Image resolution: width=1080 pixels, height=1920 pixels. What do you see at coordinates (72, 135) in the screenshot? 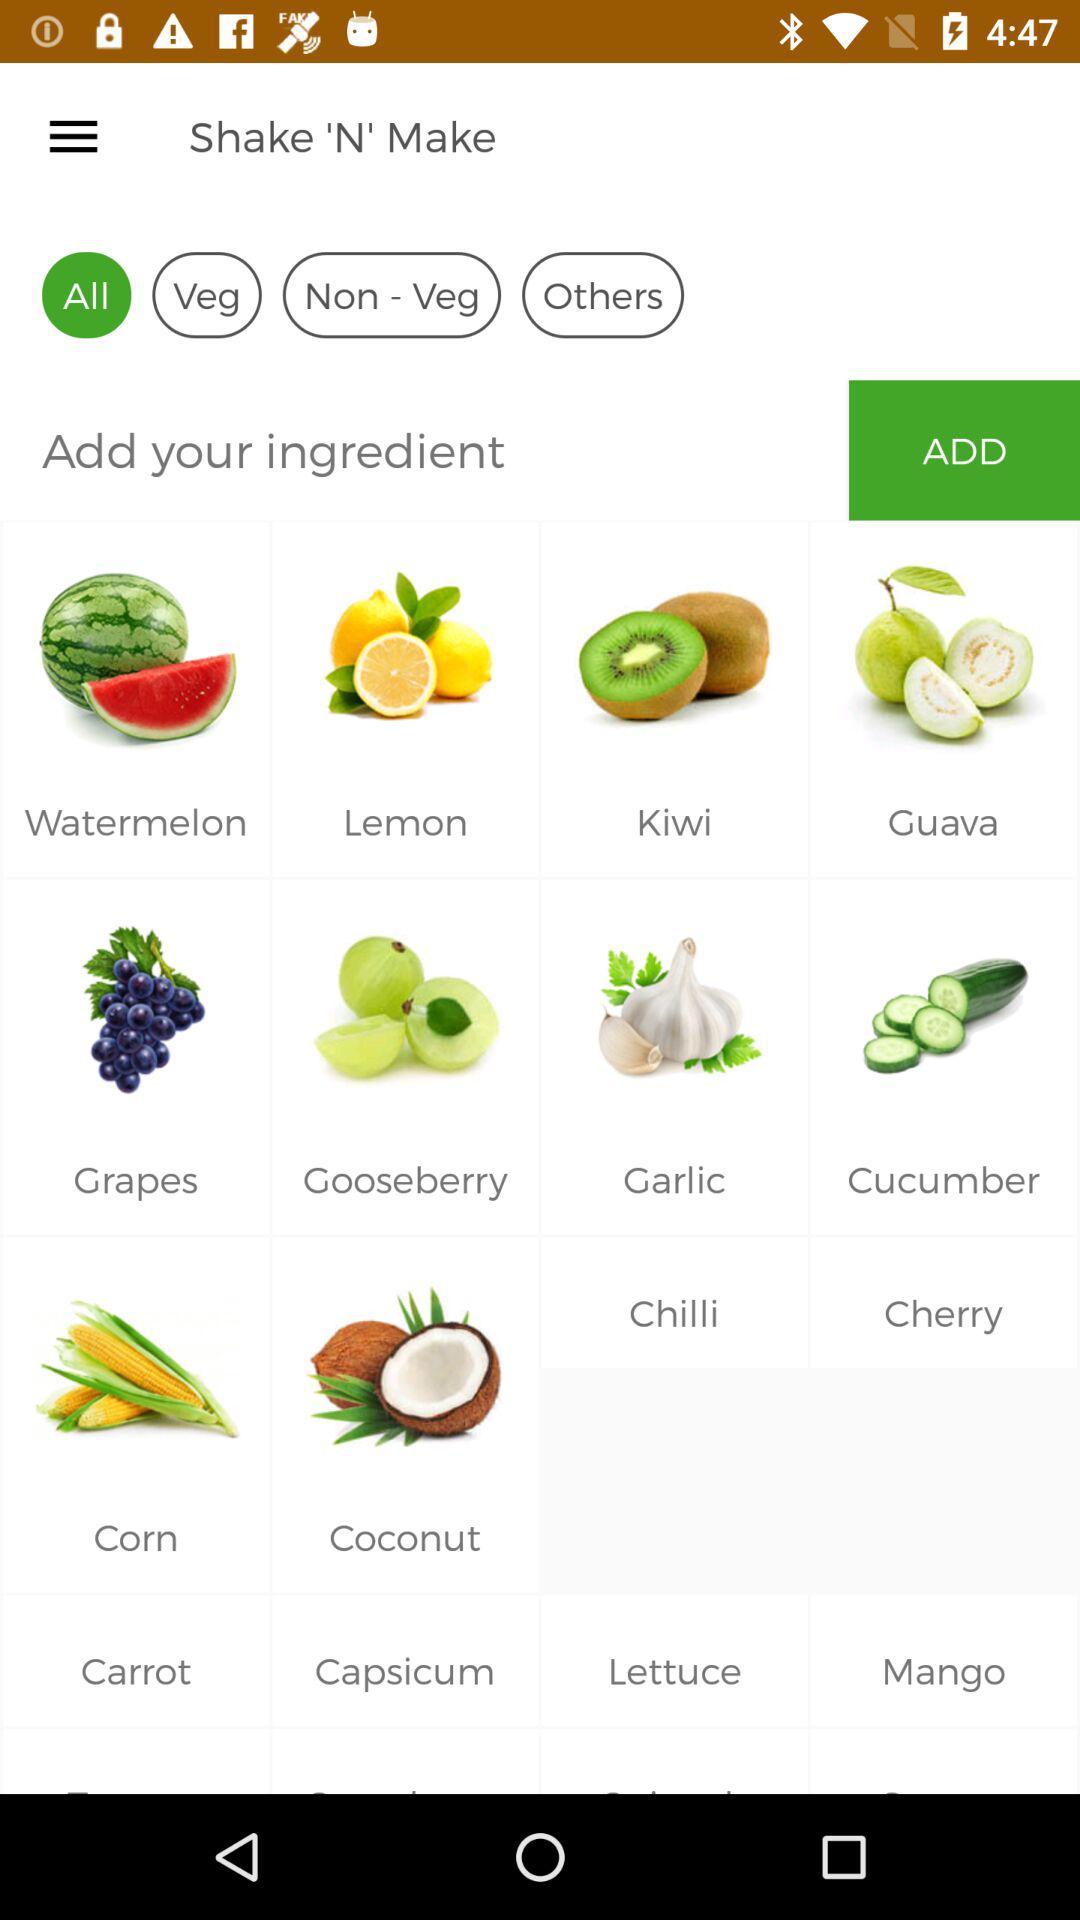
I see `the menu icon` at bounding box center [72, 135].